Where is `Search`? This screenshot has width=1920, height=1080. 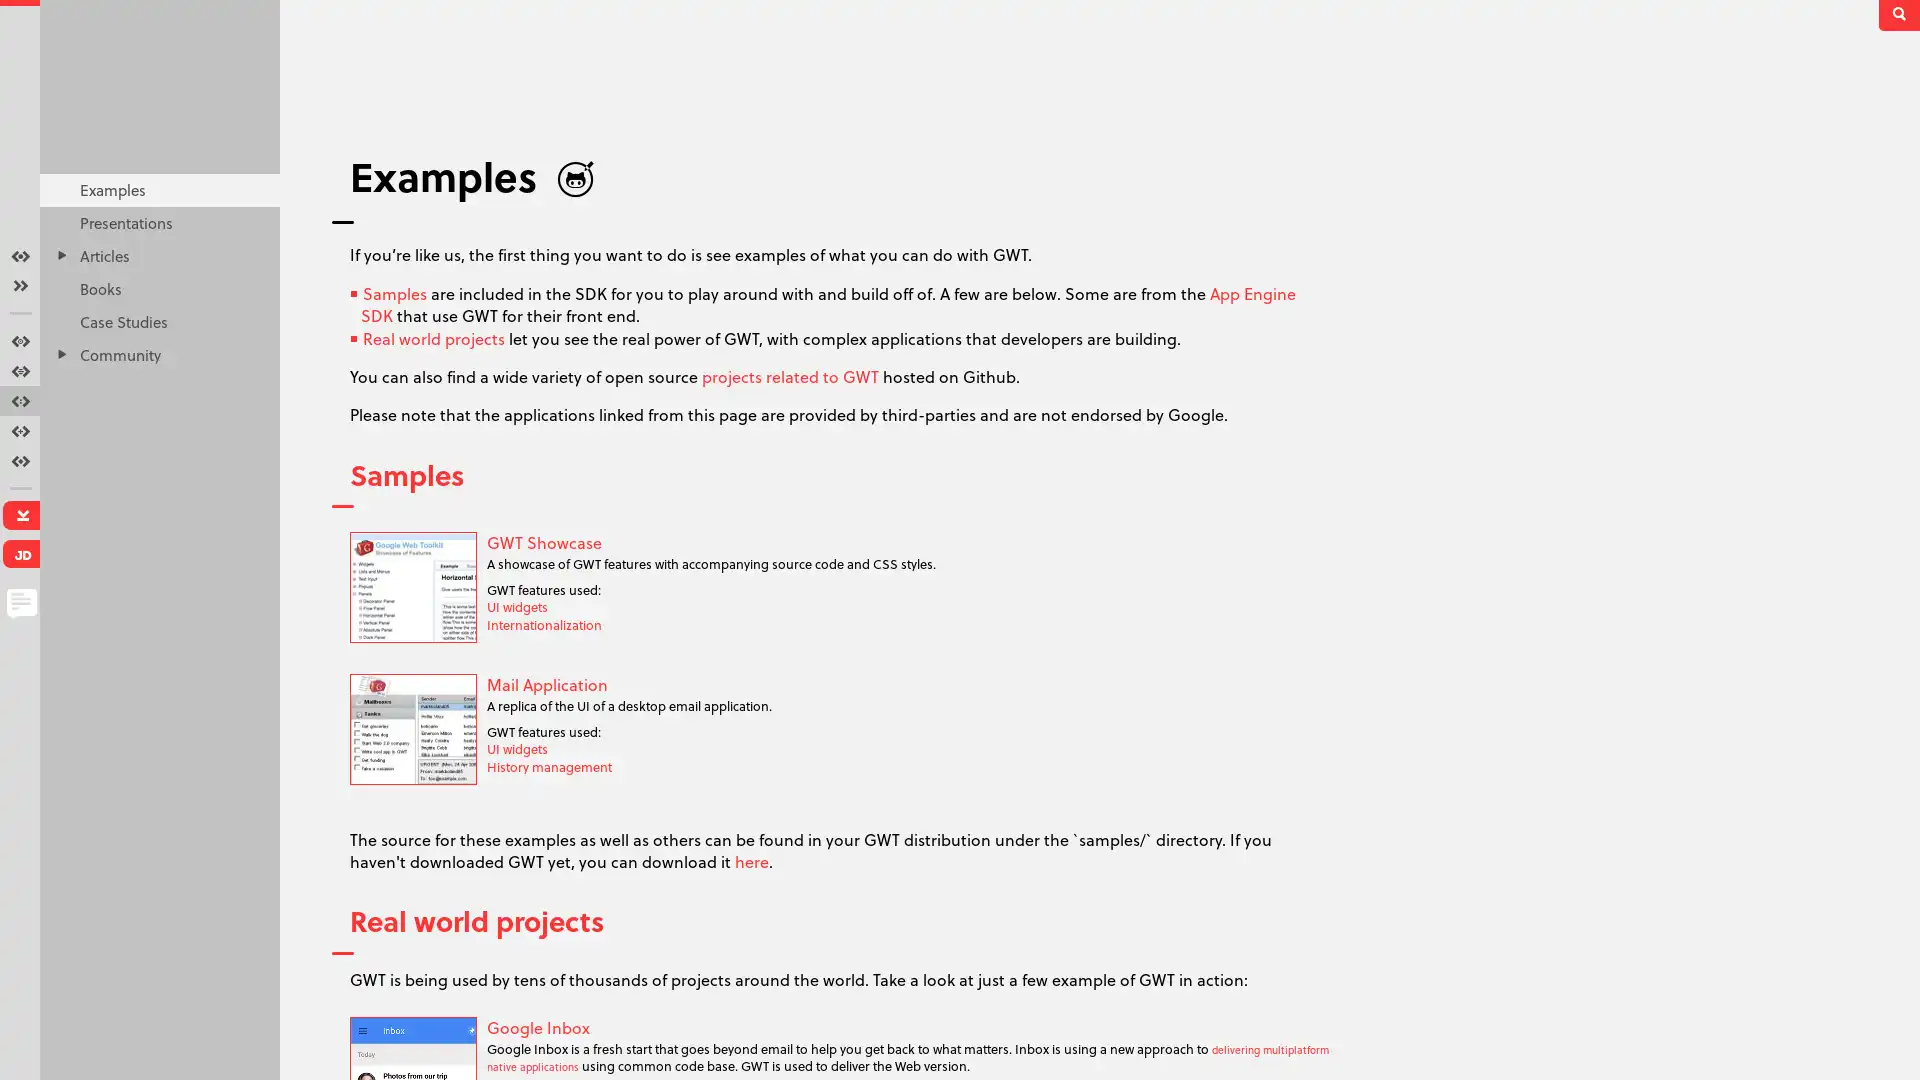 Search is located at coordinates (1900, 15).